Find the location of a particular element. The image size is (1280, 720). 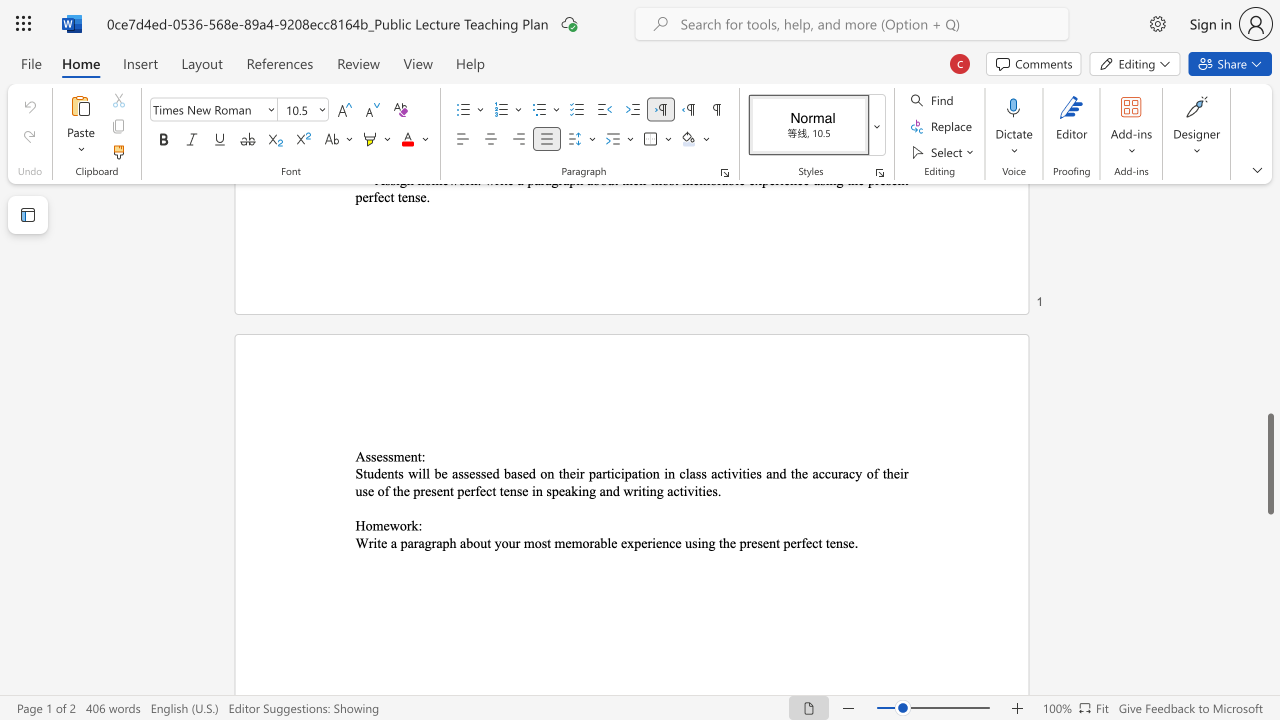

the 1th character "s" in the text is located at coordinates (368, 456).